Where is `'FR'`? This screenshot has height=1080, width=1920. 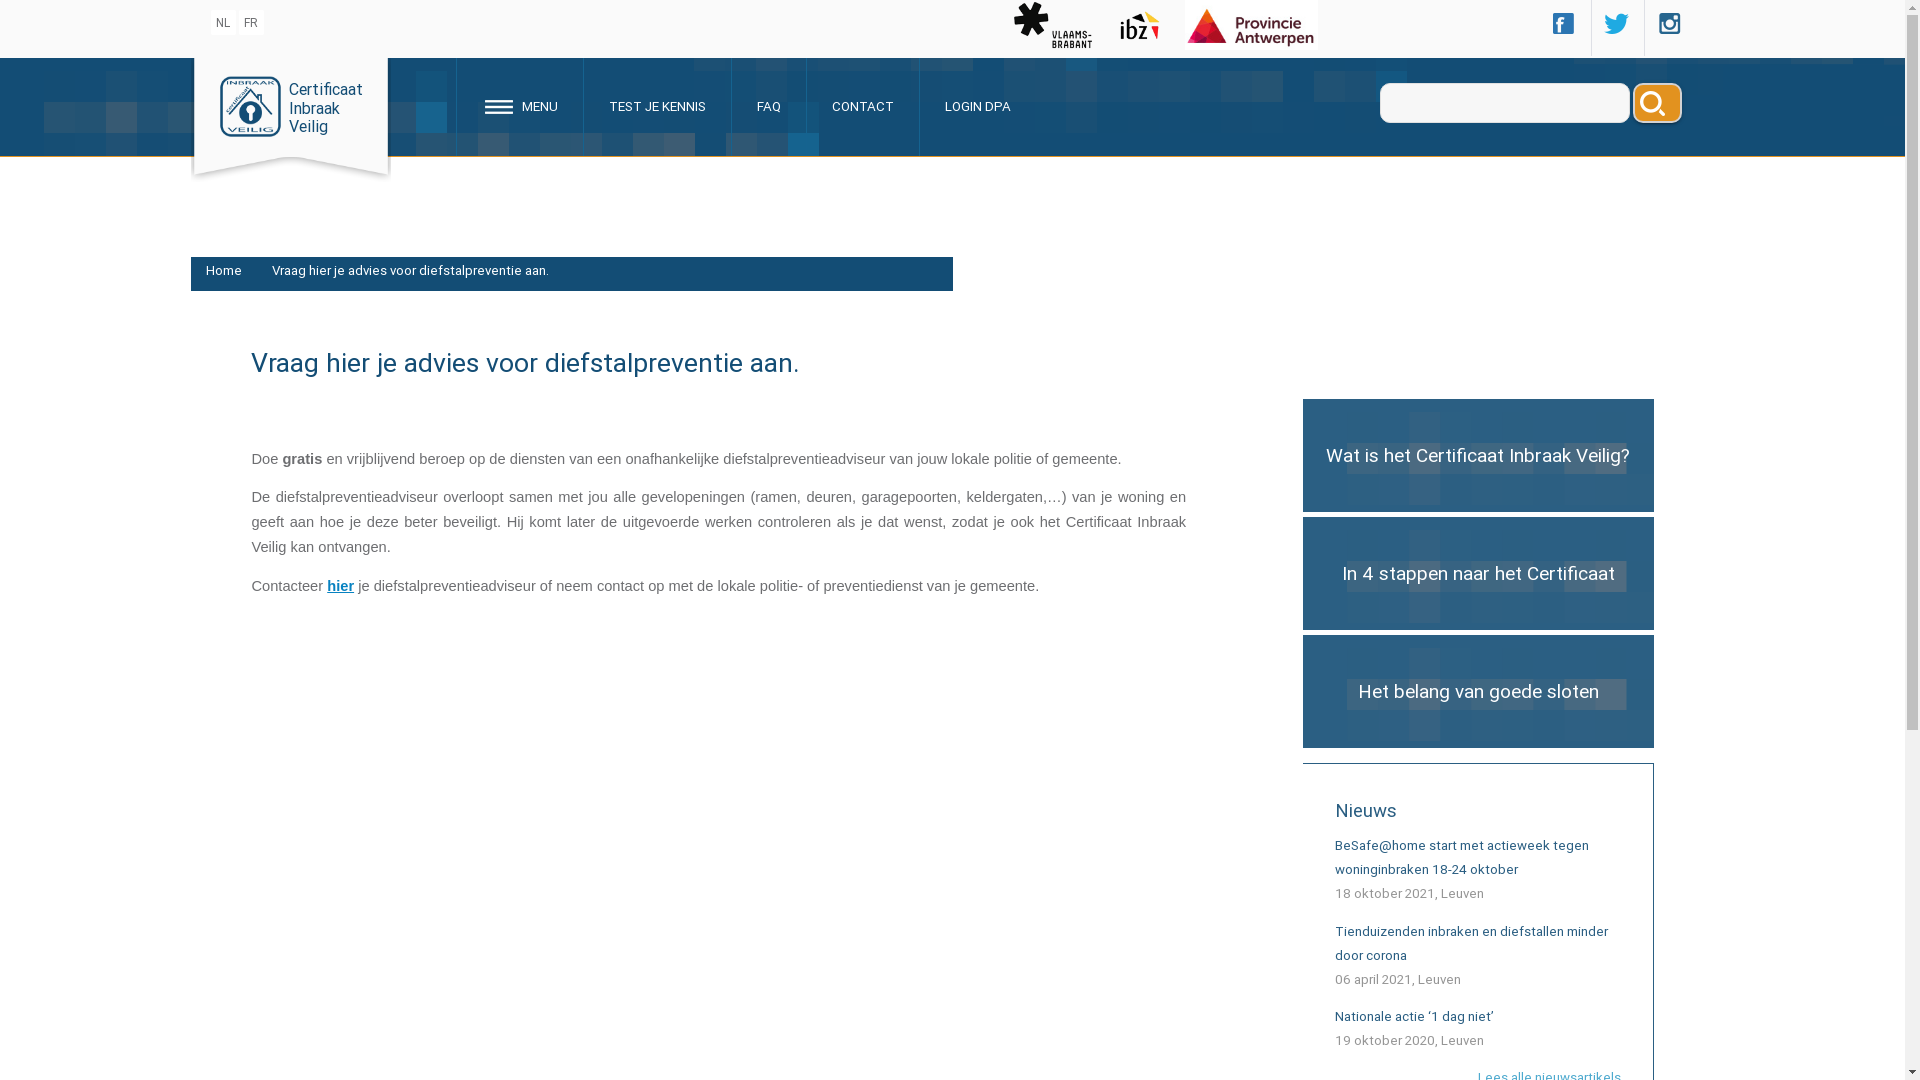
'FR' is located at coordinates (250, 22).